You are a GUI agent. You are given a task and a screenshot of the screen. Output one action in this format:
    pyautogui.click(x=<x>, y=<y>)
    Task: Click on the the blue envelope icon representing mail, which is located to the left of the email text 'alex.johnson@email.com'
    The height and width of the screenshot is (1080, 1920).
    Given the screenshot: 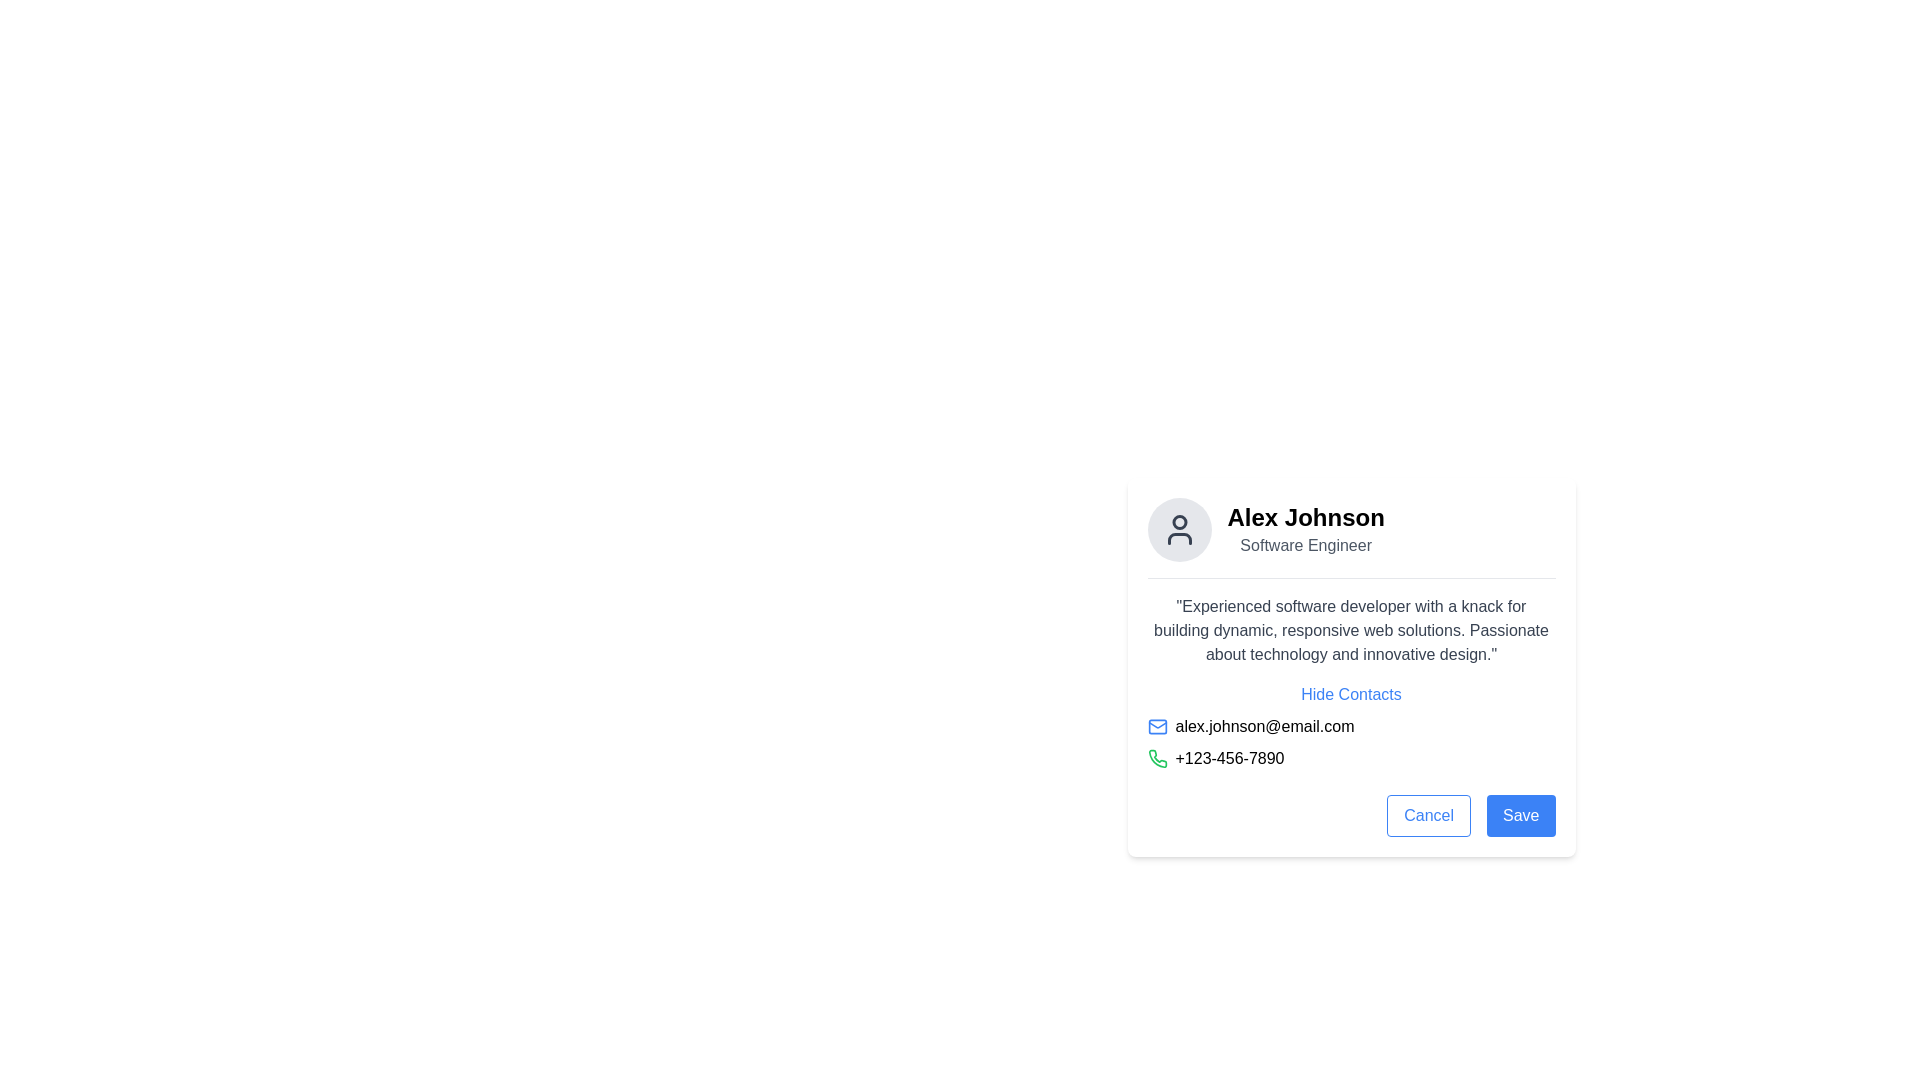 What is the action you would take?
    pyautogui.click(x=1157, y=726)
    